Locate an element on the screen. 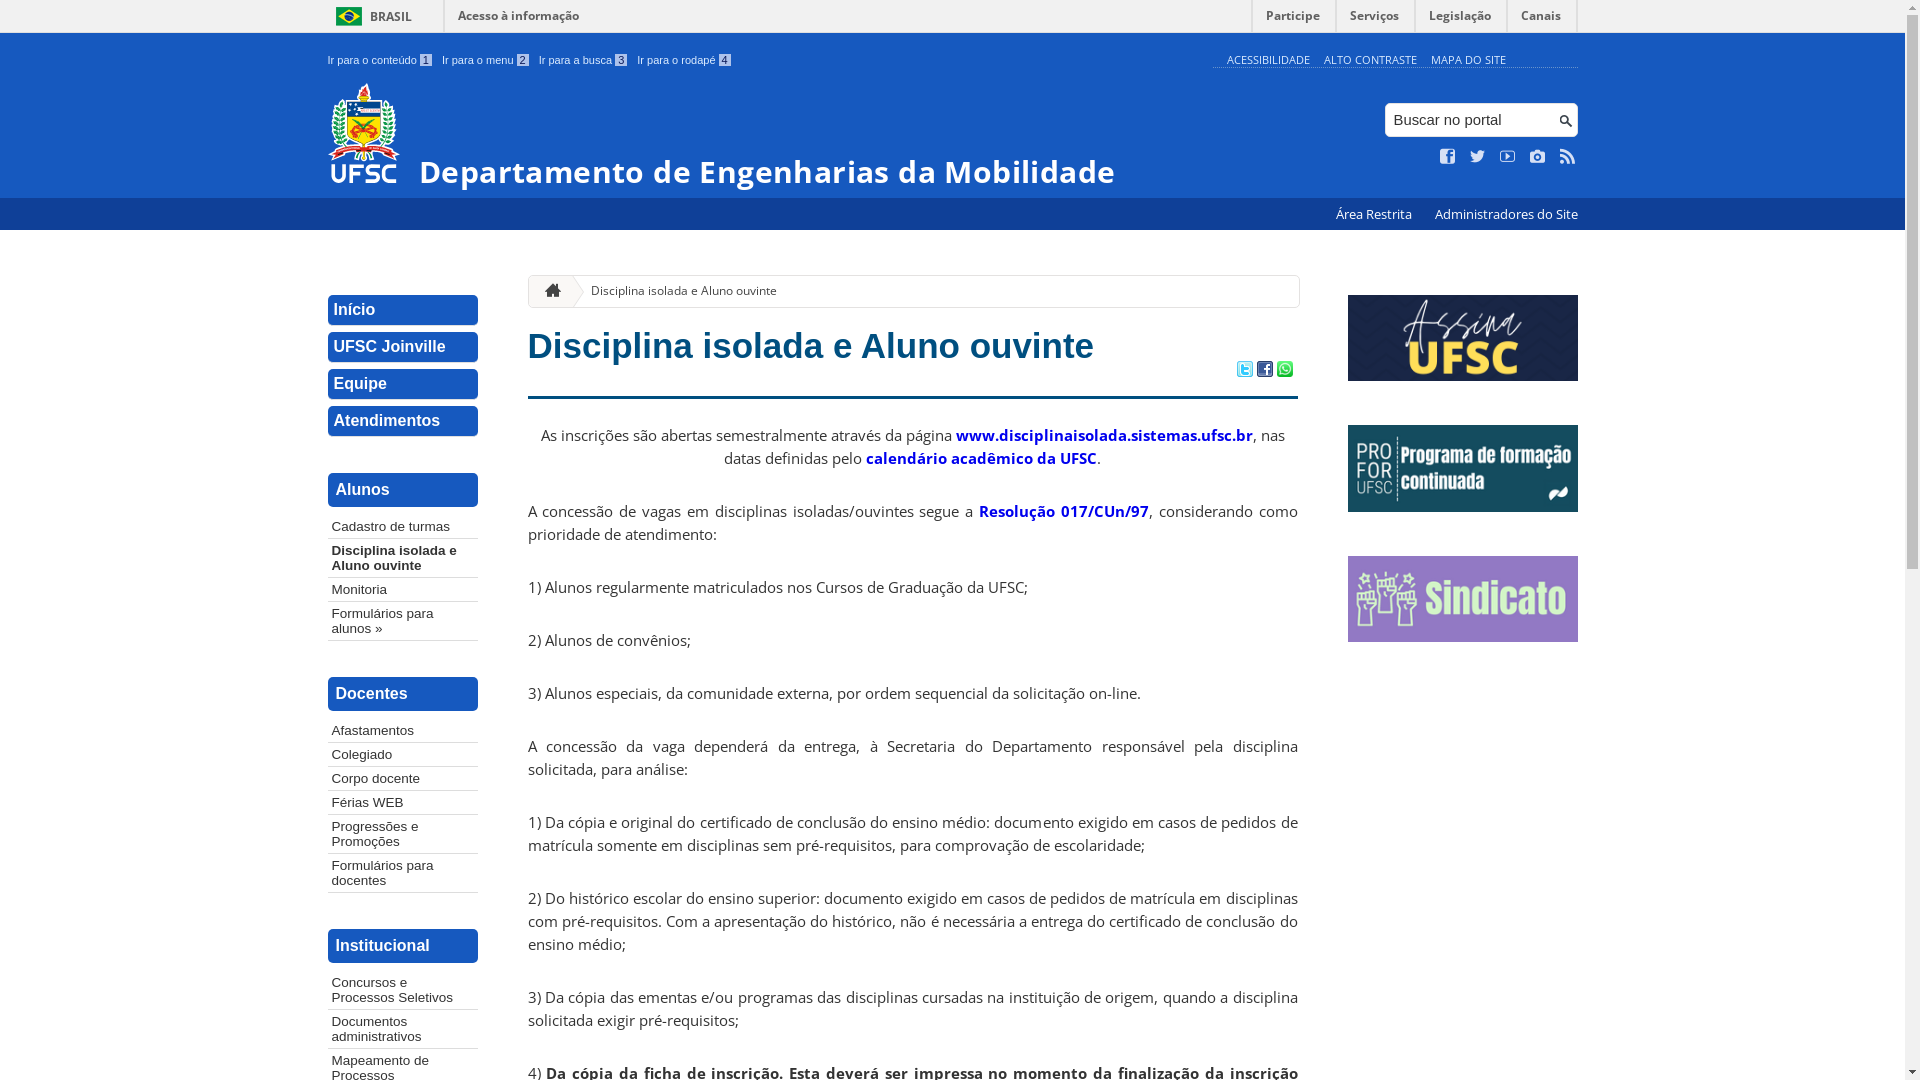 Image resolution: width=1920 pixels, height=1080 pixels. 'Veja no Instagram' is located at coordinates (1536, 156).